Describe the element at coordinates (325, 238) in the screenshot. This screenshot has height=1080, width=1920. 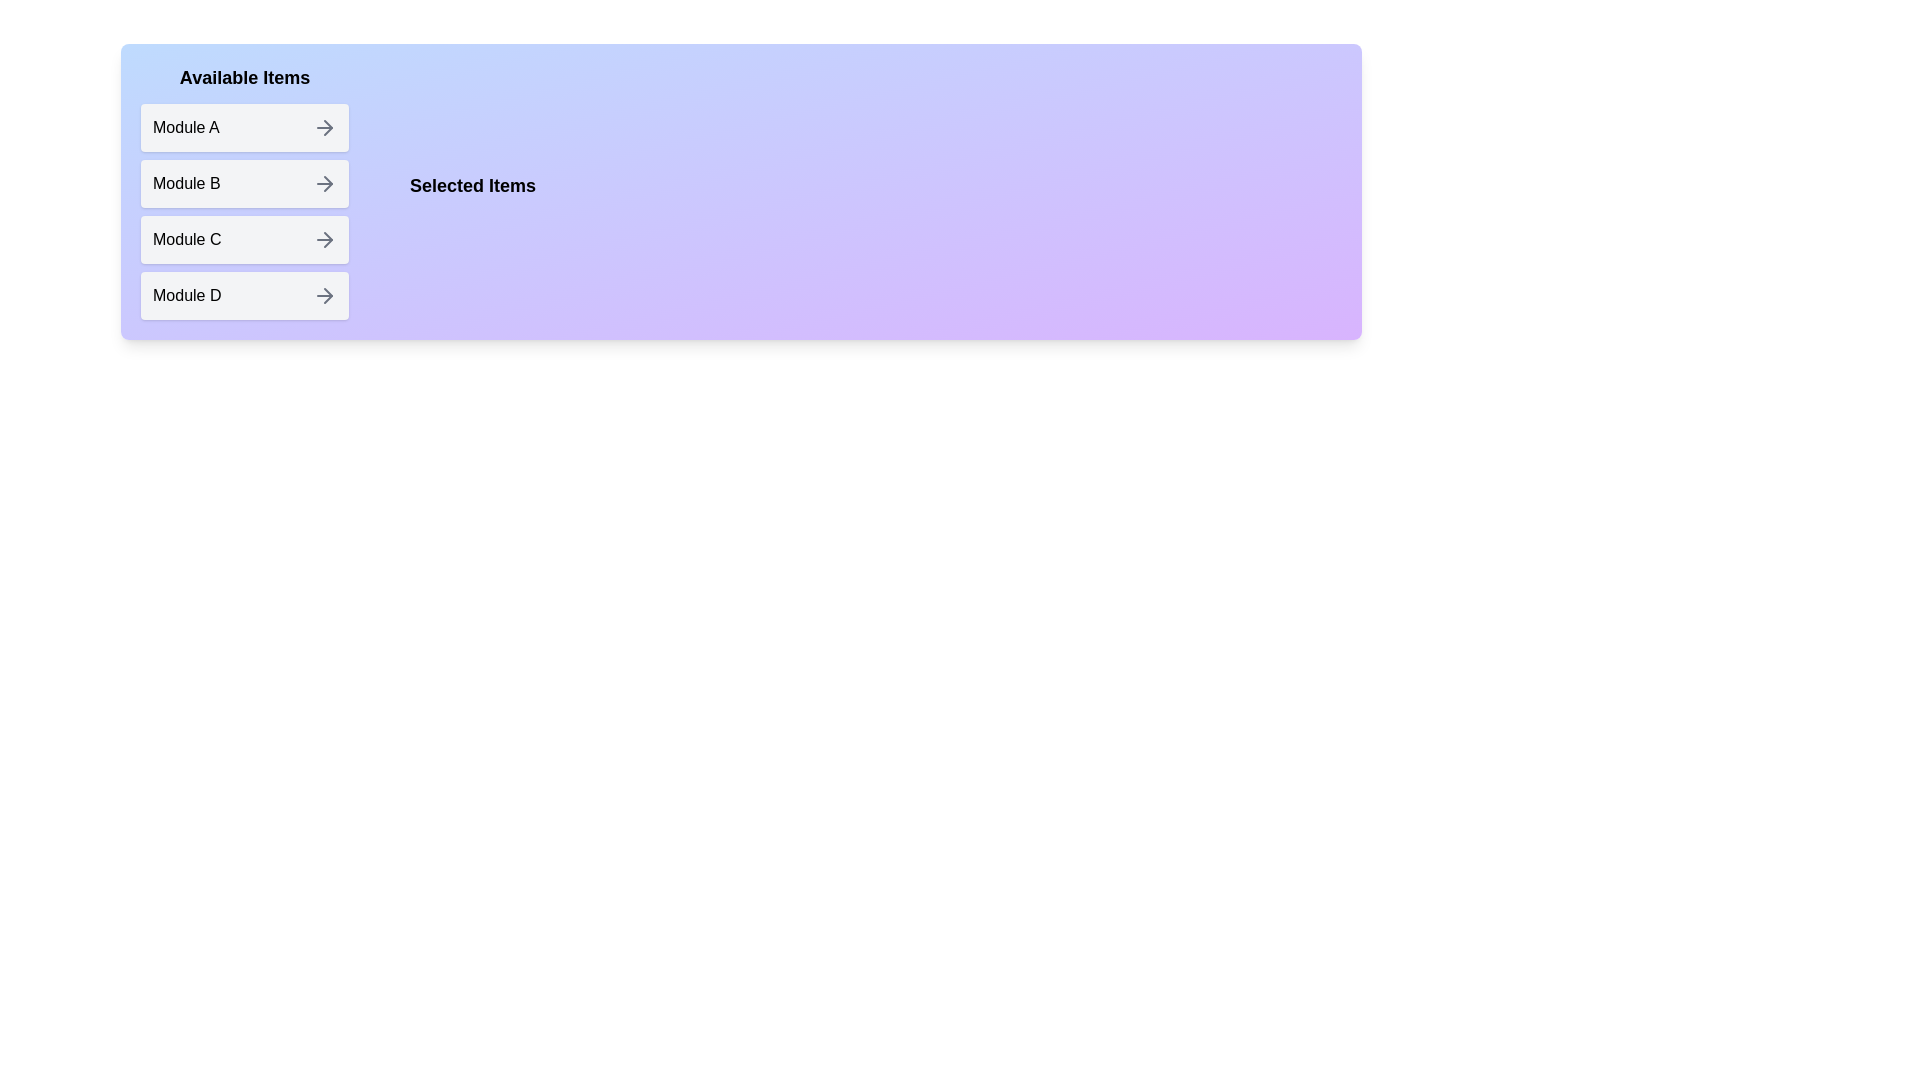
I see `arrow button next to the item Module C in the 'Available Items' list to transfer it to the 'Selected Items' list` at that location.